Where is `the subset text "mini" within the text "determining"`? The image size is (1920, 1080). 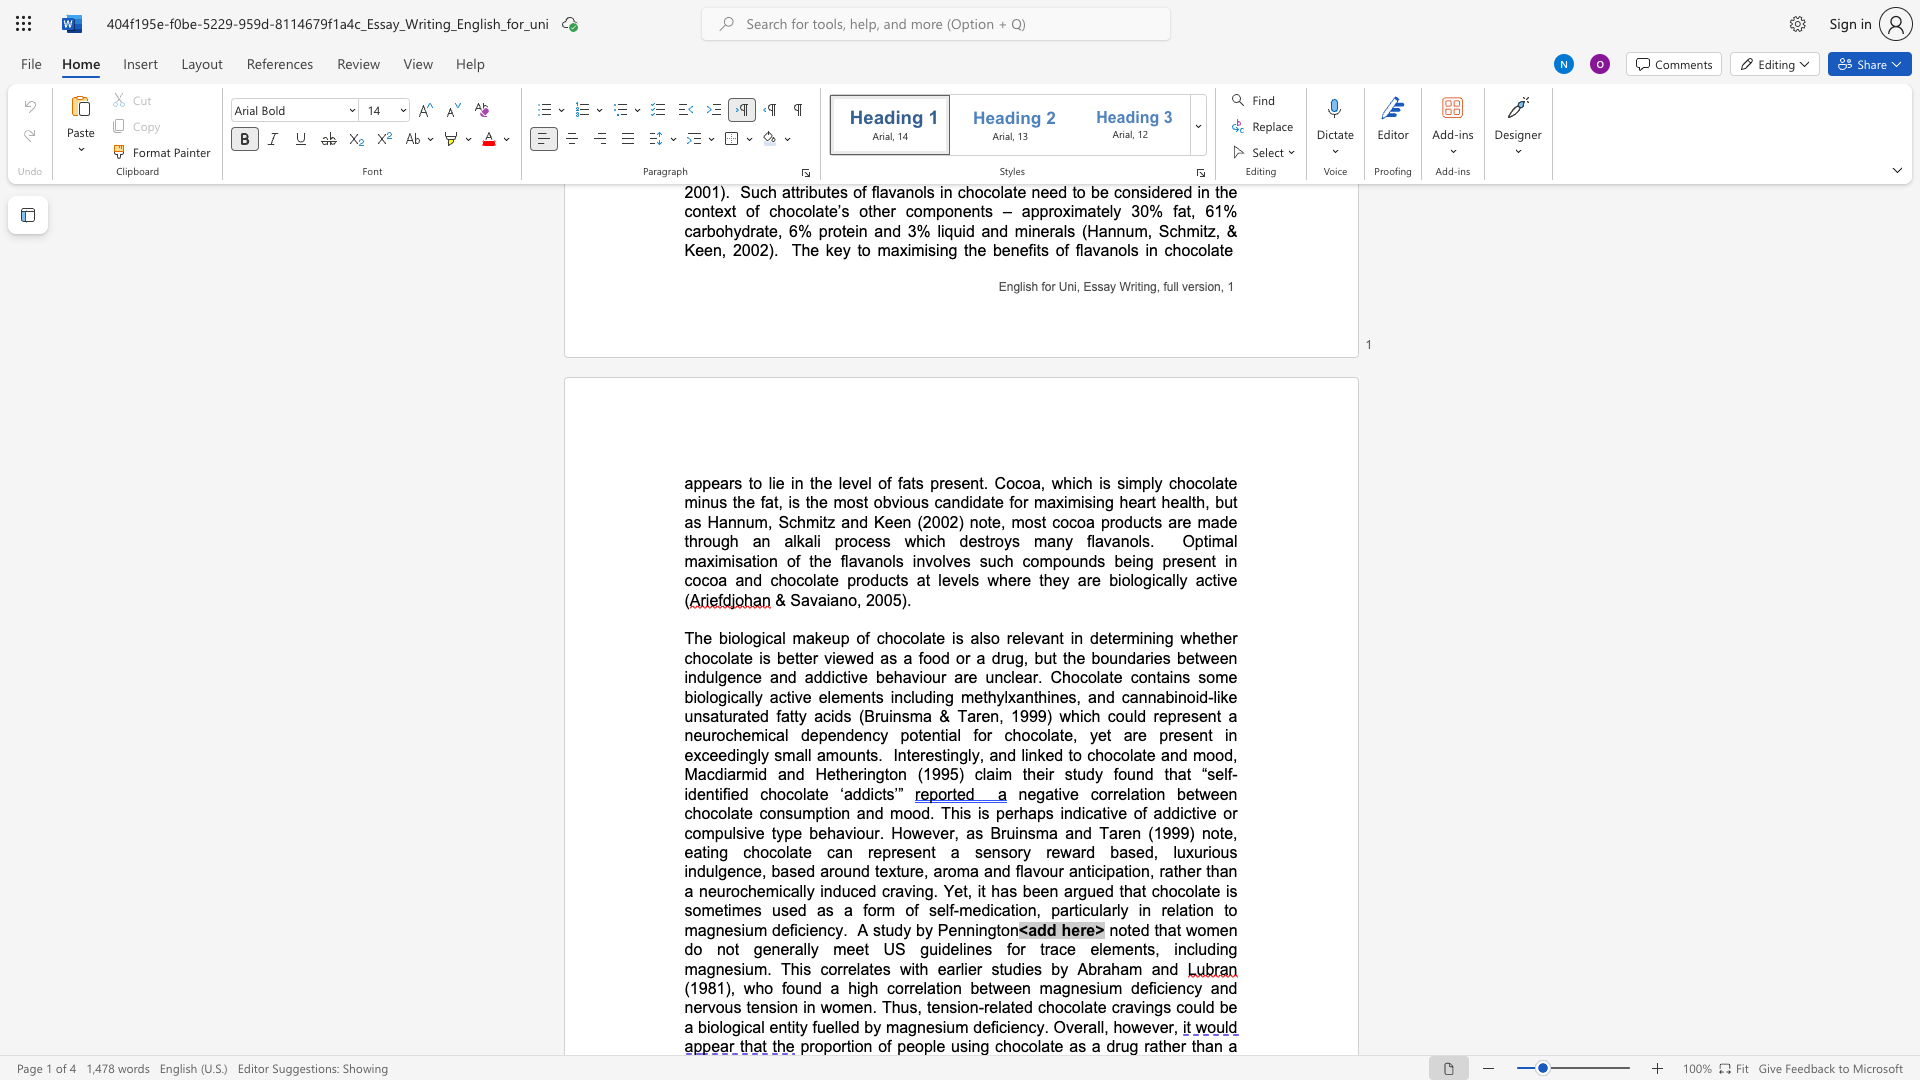 the subset text "mini" within the text "determining" is located at coordinates (1126, 638).